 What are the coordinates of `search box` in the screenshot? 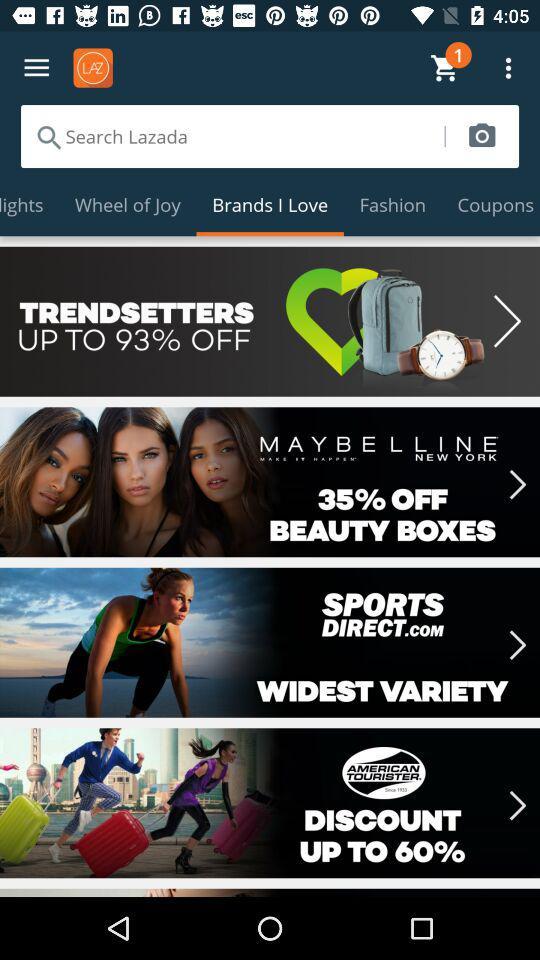 It's located at (231, 135).